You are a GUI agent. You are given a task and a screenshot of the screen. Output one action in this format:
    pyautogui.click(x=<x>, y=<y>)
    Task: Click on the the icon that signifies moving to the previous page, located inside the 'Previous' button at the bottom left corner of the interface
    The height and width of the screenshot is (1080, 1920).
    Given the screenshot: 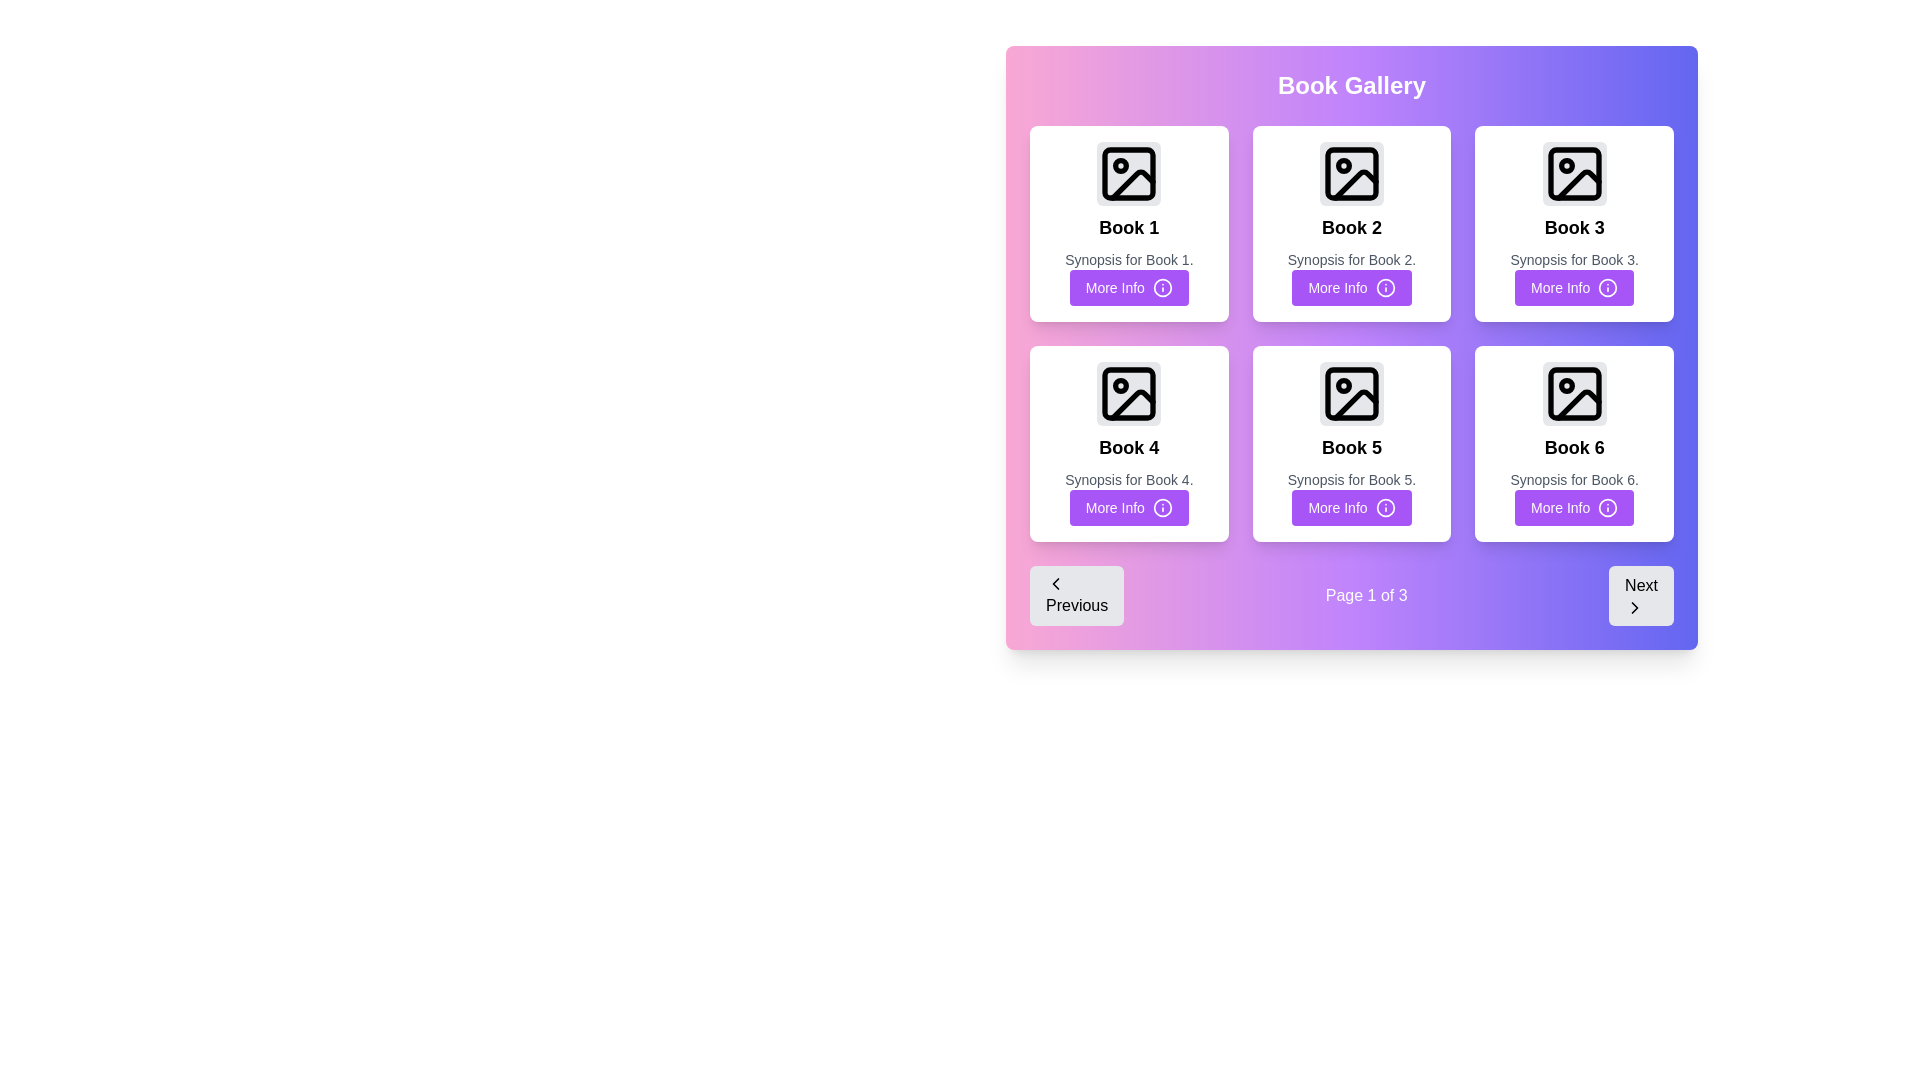 What is the action you would take?
    pyautogui.click(x=1055, y=583)
    